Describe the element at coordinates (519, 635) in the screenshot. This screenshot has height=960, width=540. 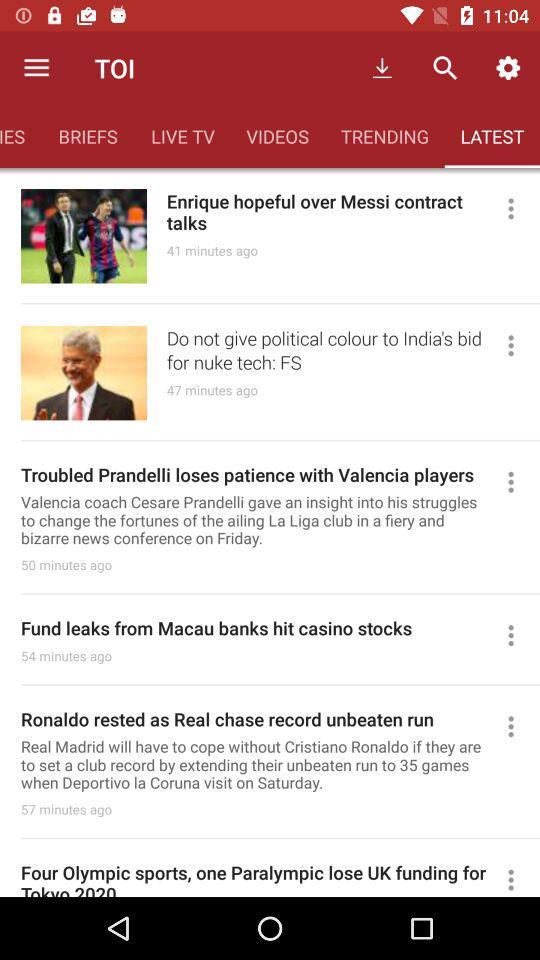
I see `the 4th menu icon from the top of the page` at that location.